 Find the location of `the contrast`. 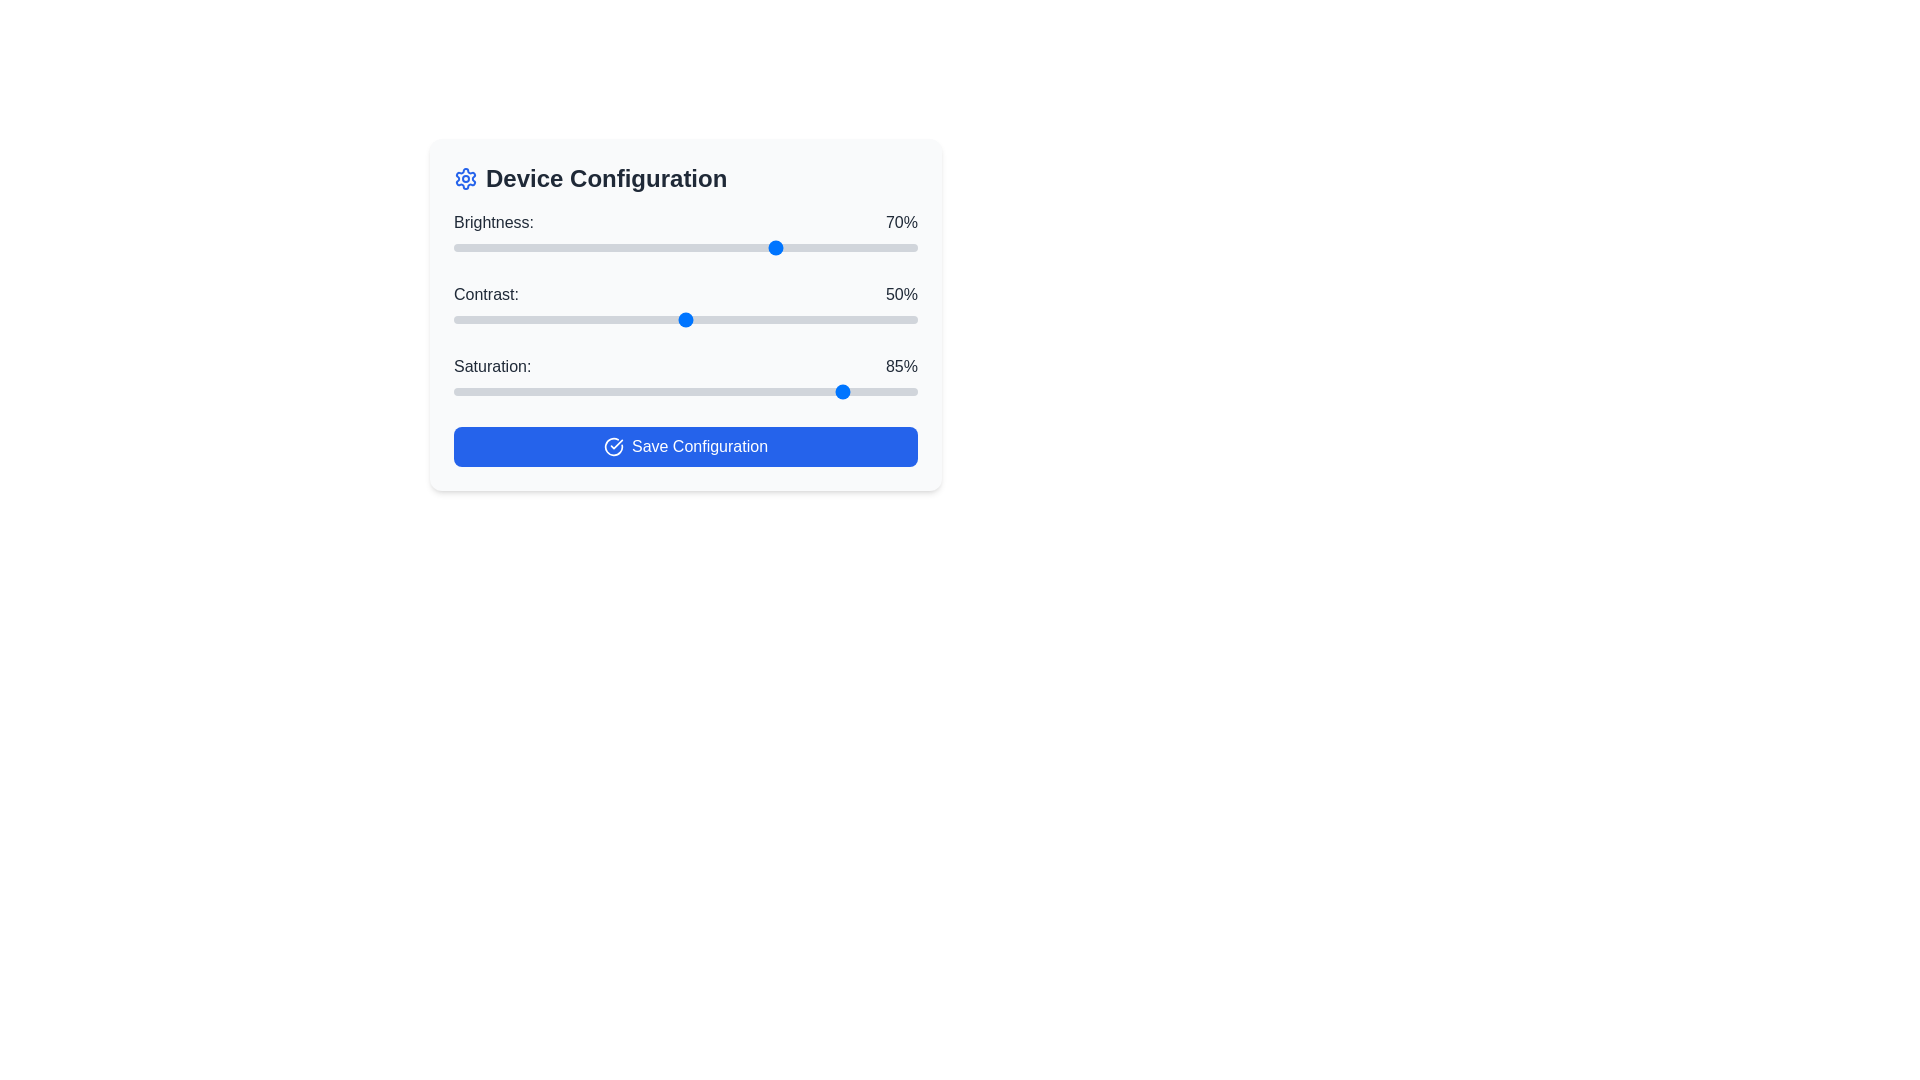

the contrast is located at coordinates (601, 319).